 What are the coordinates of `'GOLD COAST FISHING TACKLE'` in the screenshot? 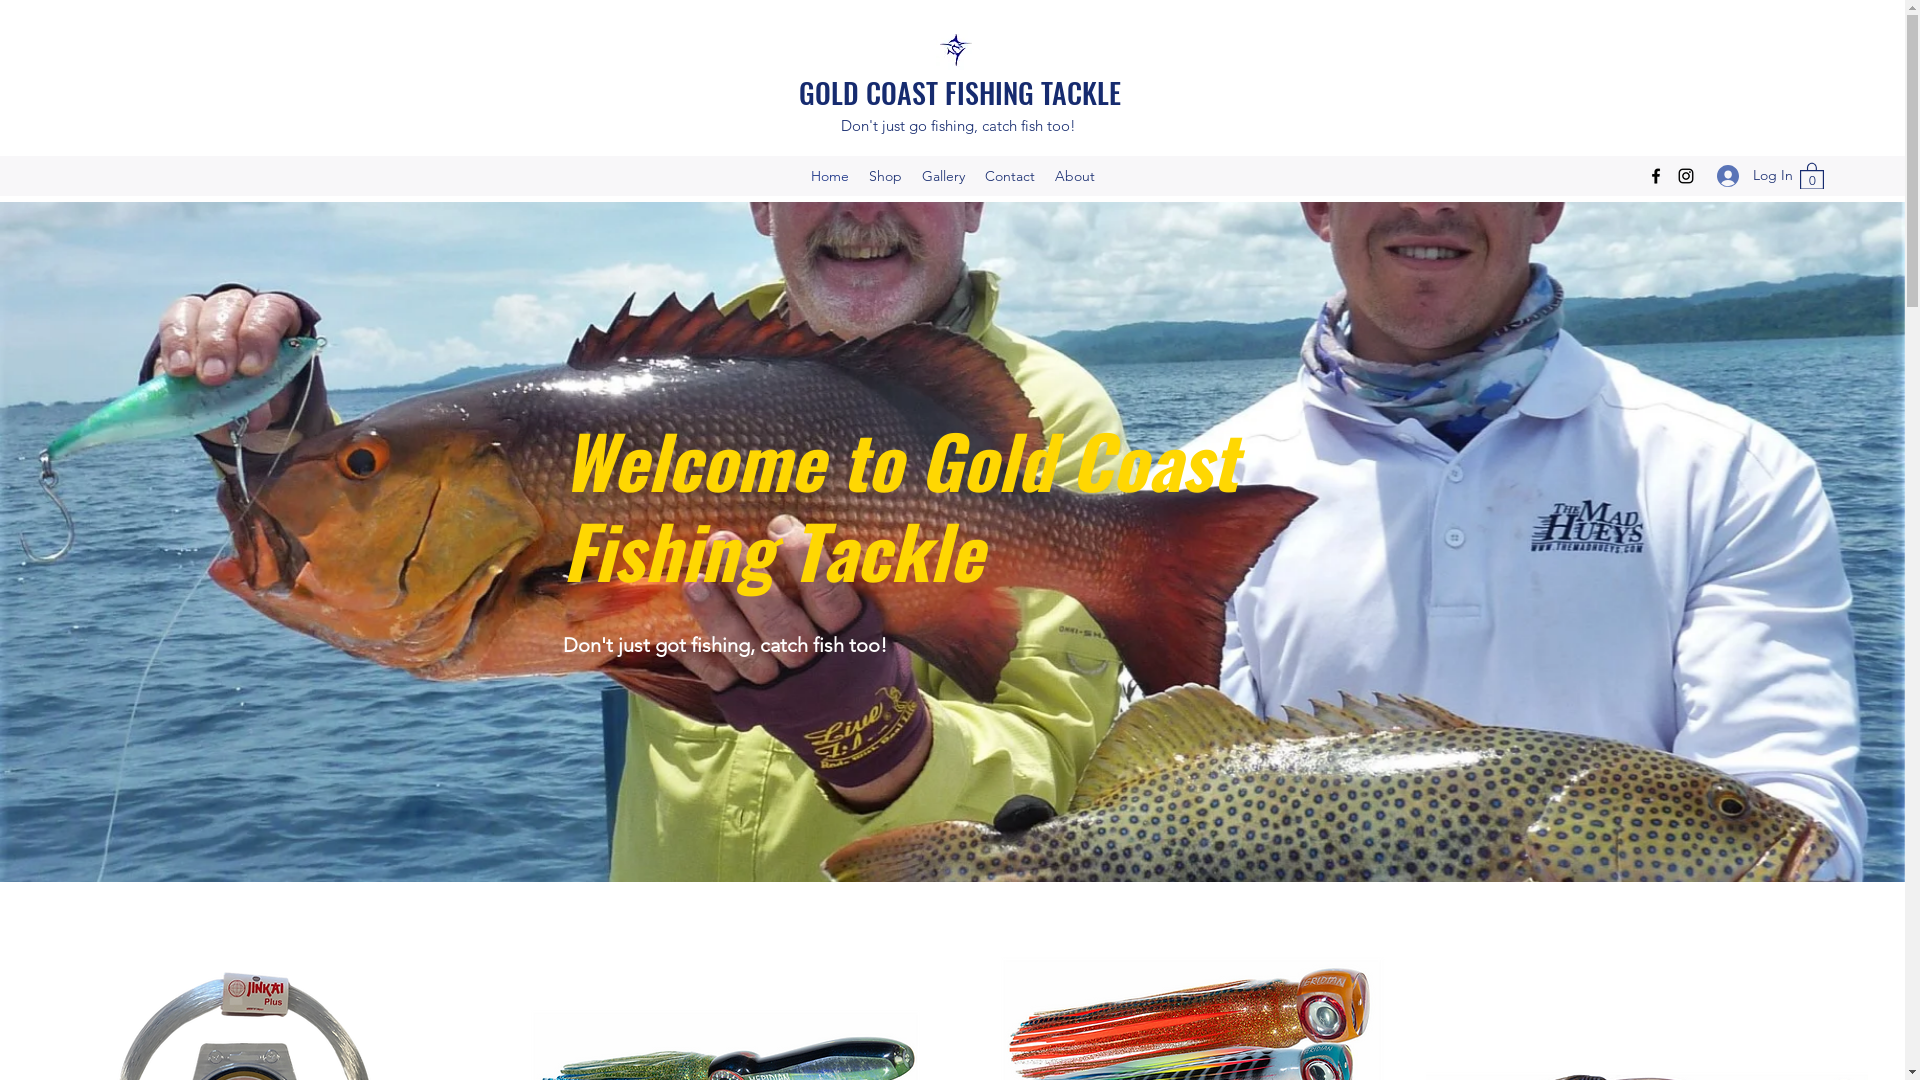 It's located at (960, 92).